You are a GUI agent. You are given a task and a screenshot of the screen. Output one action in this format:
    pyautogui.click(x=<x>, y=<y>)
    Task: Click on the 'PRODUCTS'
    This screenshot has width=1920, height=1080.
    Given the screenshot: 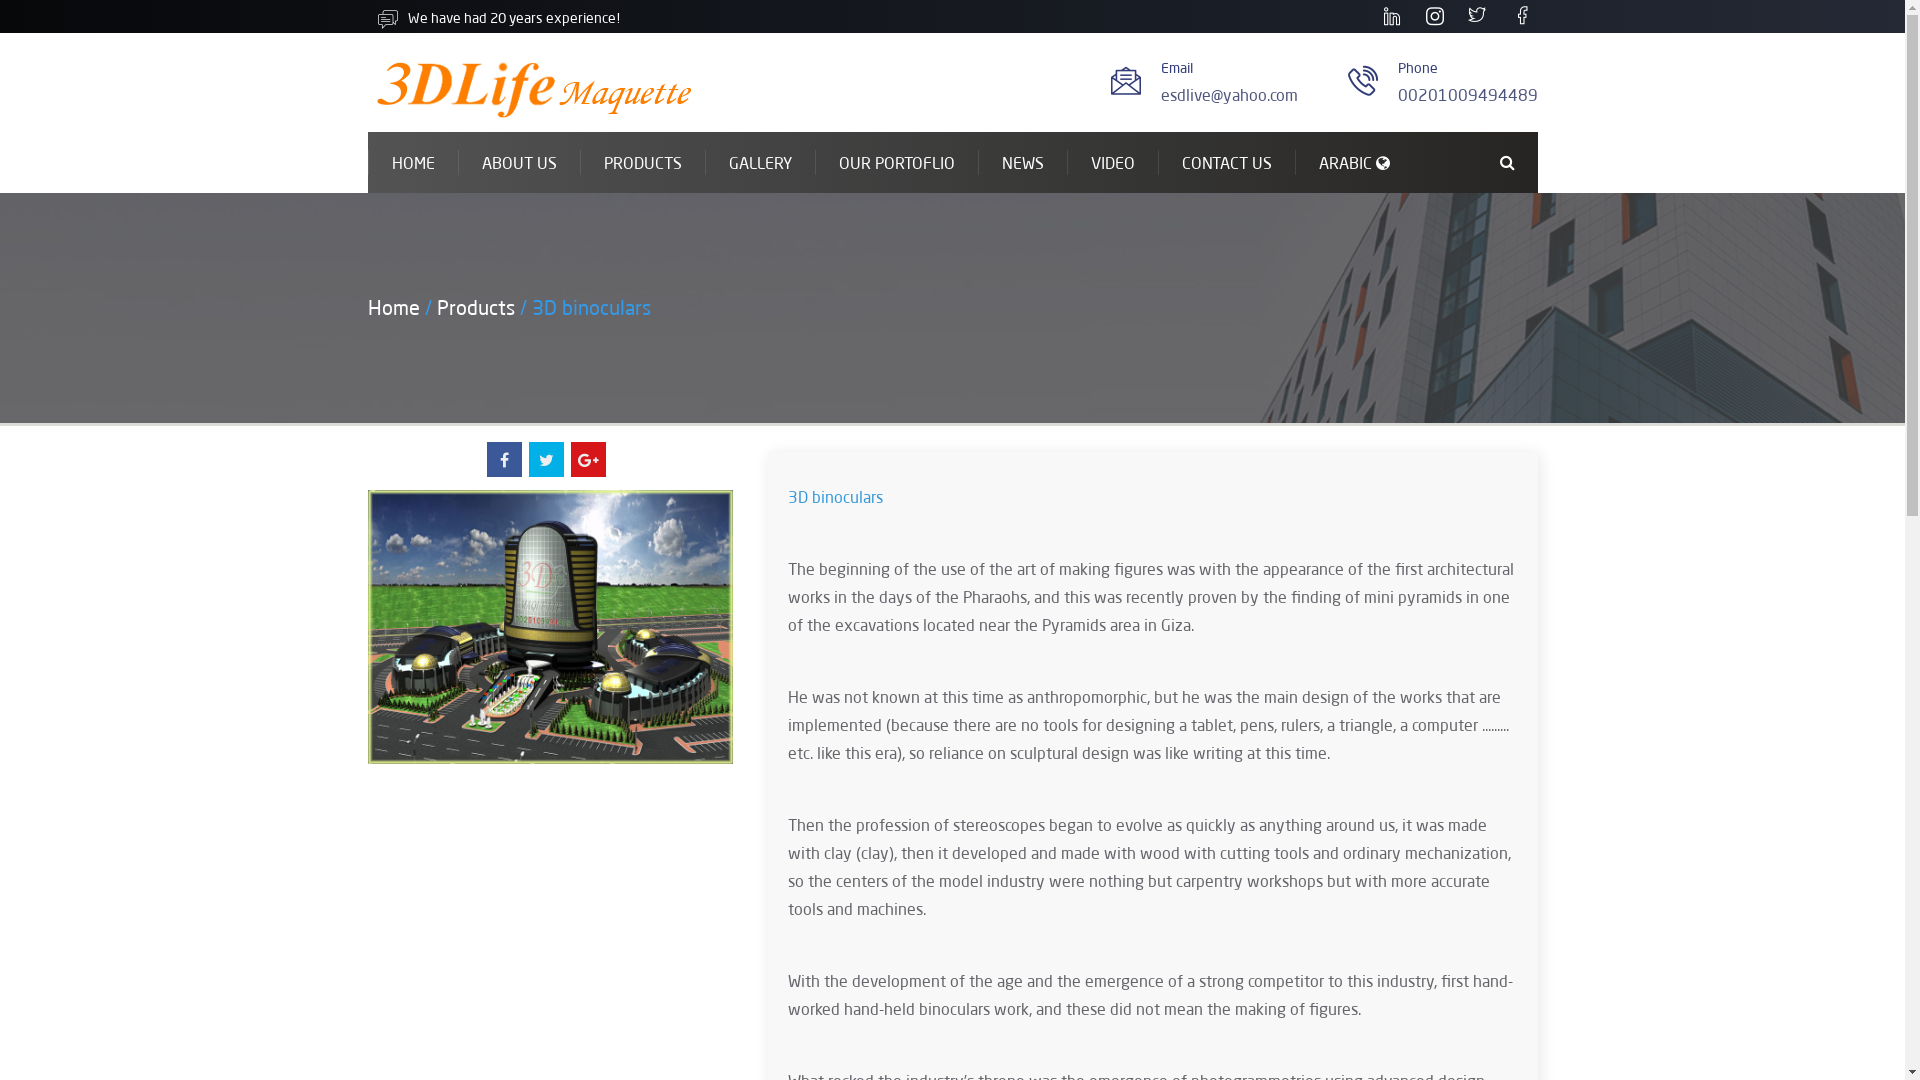 What is the action you would take?
    pyautogui.click(x=642, y=161)
    